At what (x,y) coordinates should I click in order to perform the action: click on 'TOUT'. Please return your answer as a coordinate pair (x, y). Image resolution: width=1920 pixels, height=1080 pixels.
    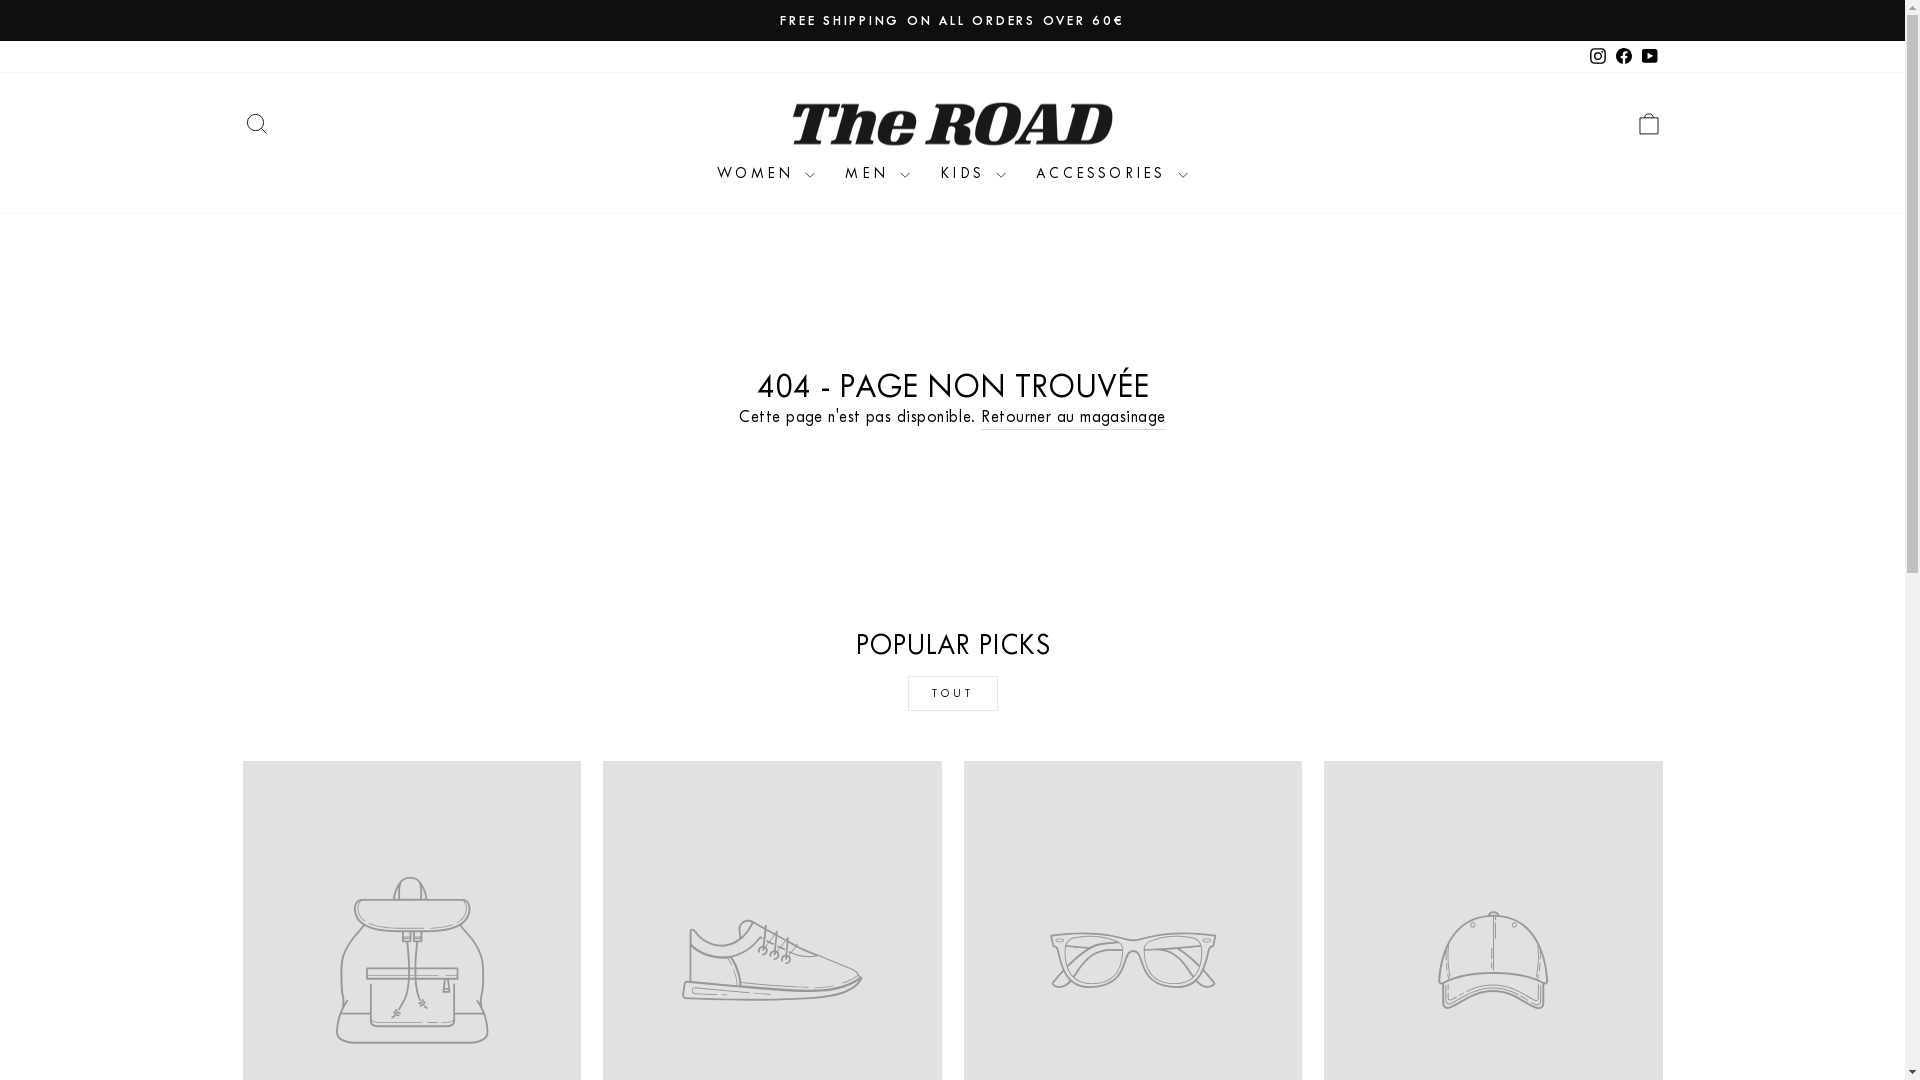
    Looking at the image, I should click on (952, 692).